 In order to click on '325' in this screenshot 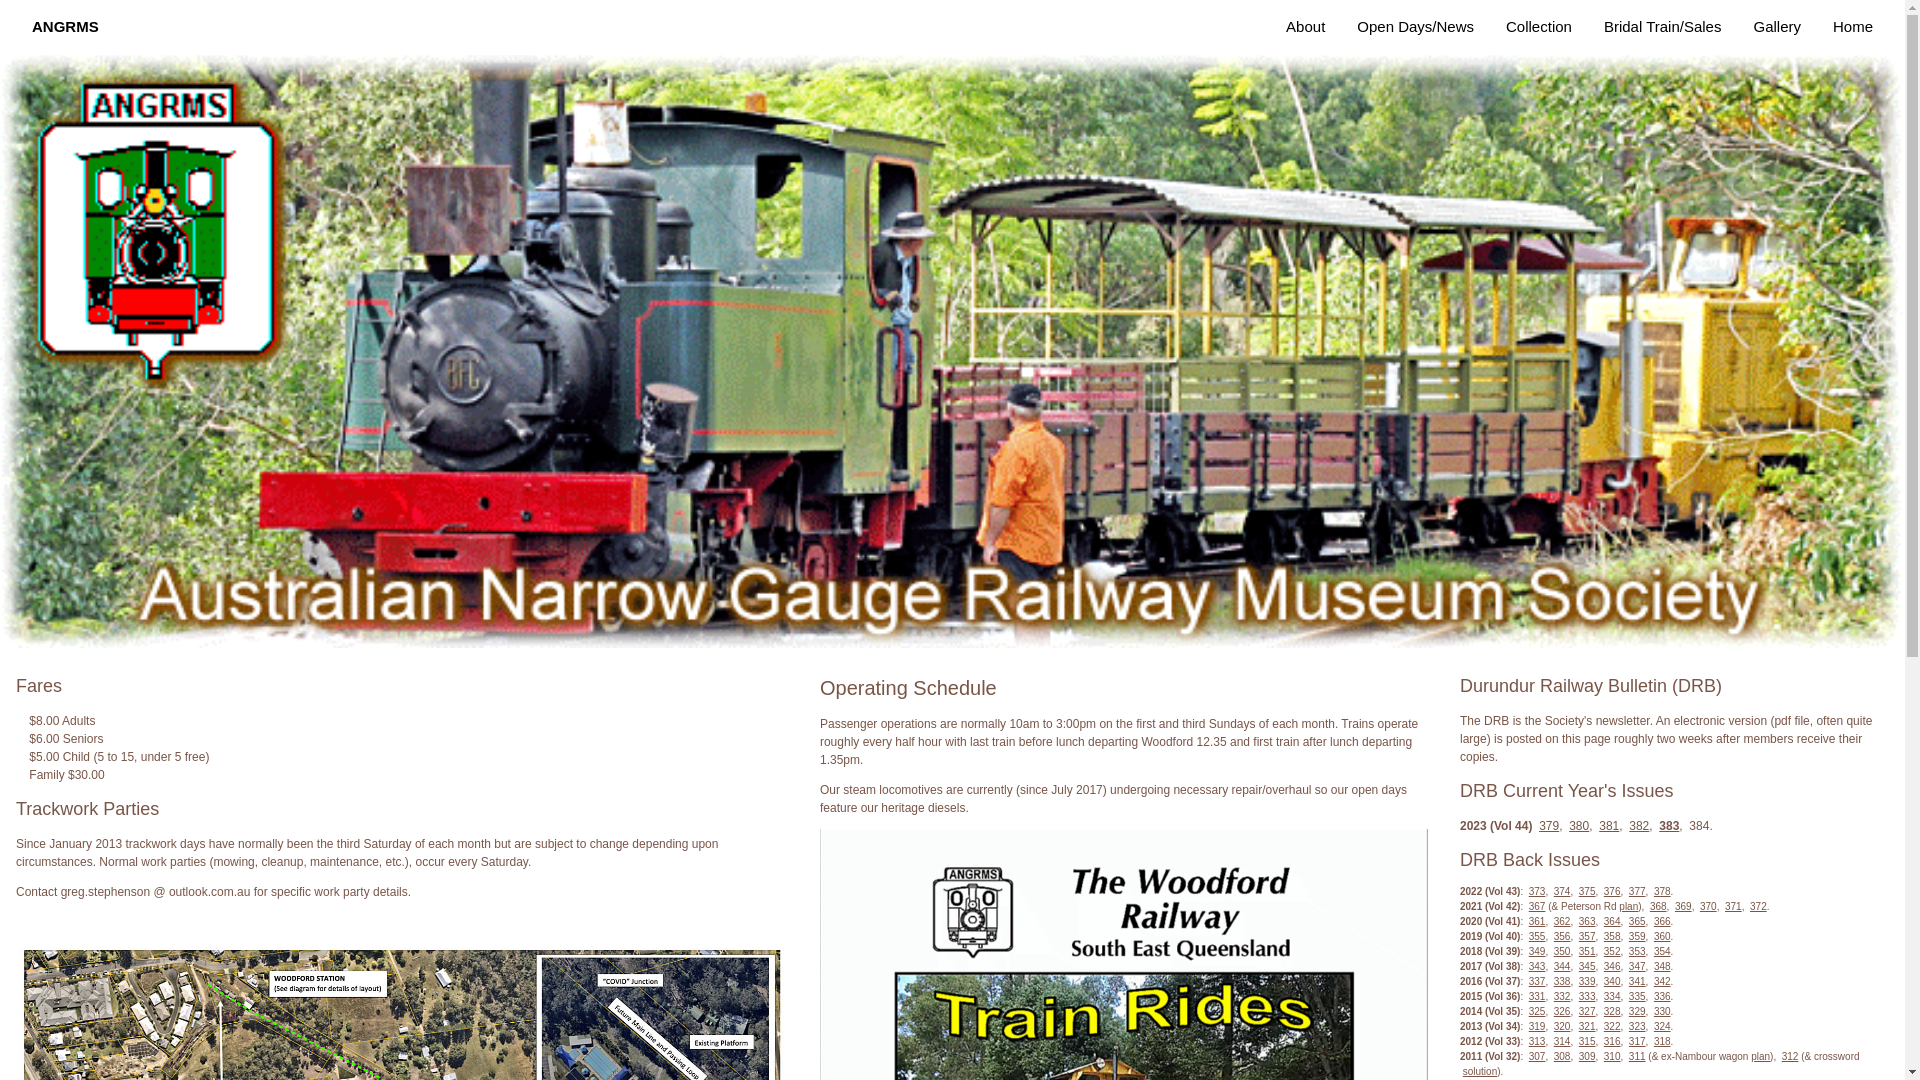, I will do `click(1528, 1011)`.